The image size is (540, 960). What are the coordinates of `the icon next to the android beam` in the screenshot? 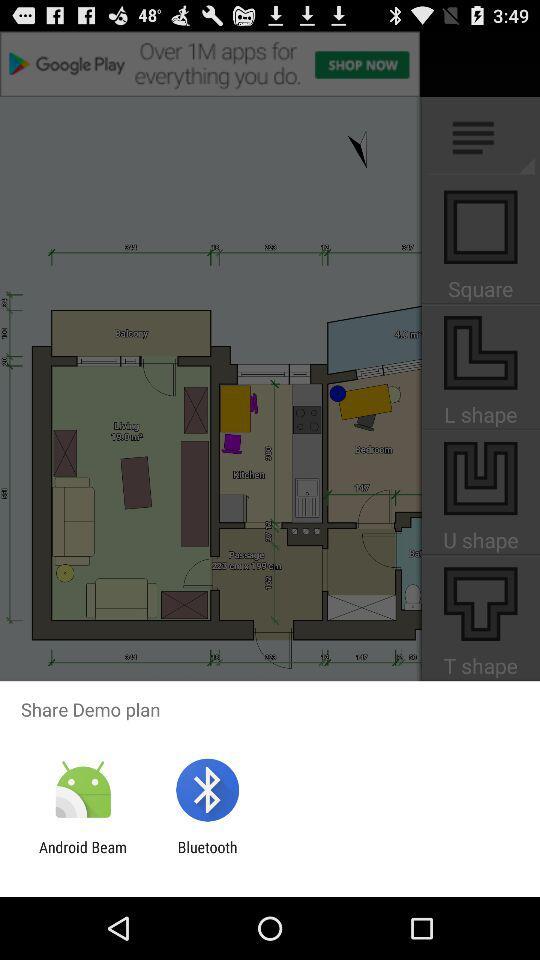 It's located at (206, 855).